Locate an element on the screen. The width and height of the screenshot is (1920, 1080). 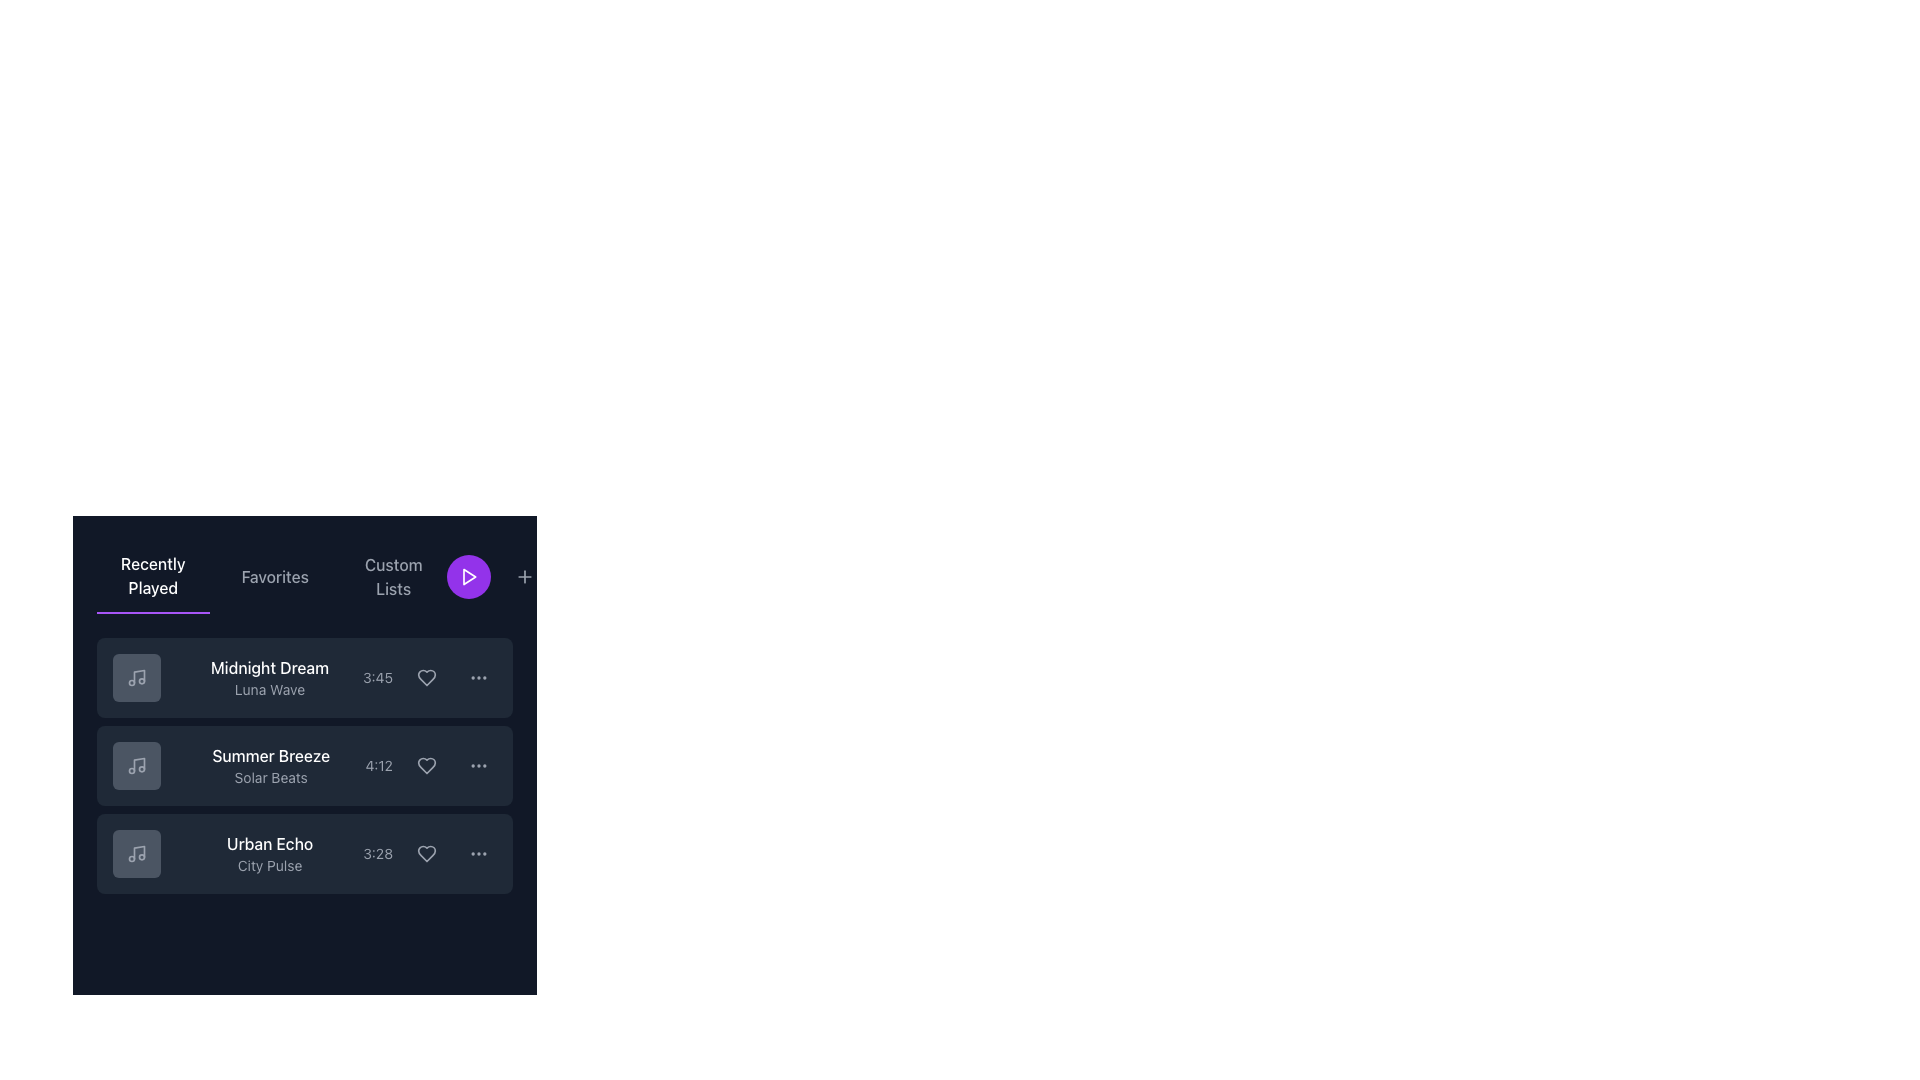
the heart-shaped icon button located in the second row of the 'Recently Played' section next to the track duration '4:12' to change its color to pink is located at coordinates (426, 765).